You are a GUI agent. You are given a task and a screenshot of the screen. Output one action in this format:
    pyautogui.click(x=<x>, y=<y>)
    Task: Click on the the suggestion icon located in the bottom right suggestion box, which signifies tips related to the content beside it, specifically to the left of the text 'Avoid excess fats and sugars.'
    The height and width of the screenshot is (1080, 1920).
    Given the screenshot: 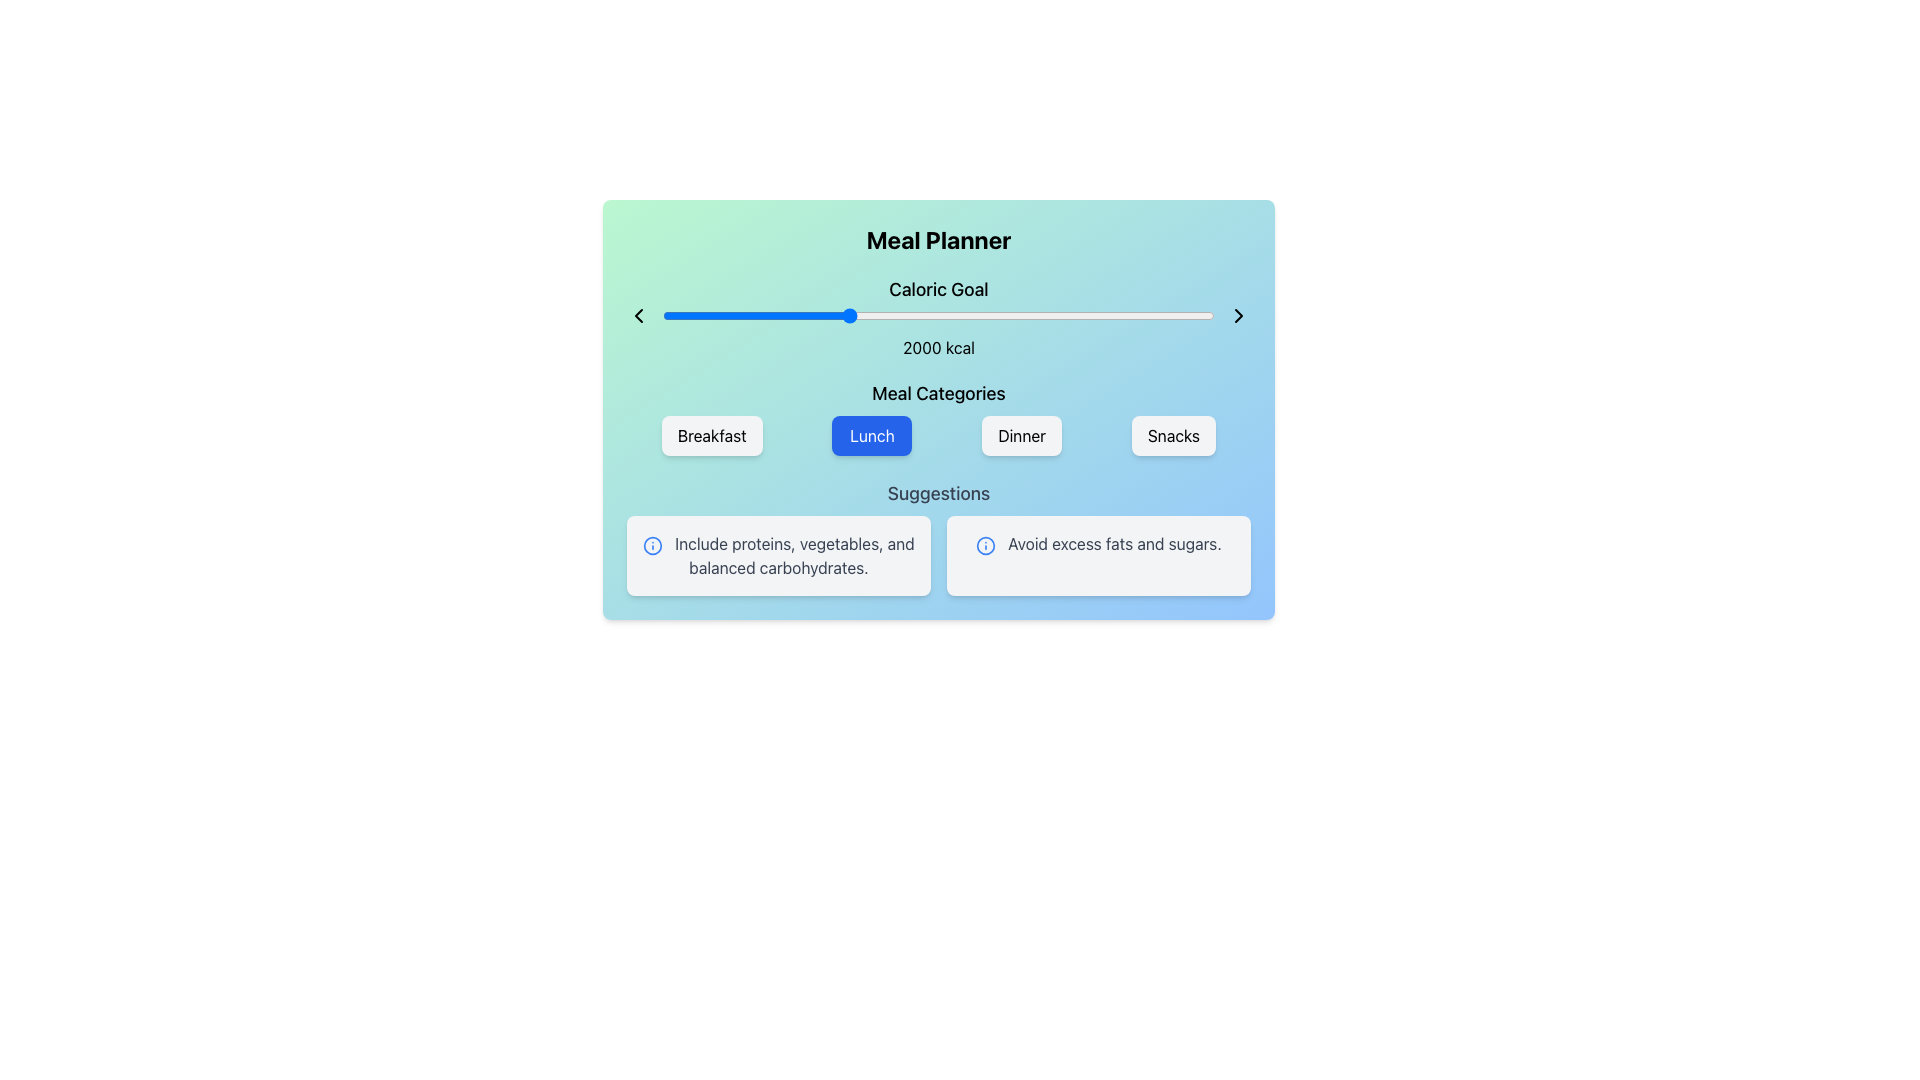 What is the action you would take?
    pyautogui.click(x=986, y=545)
    